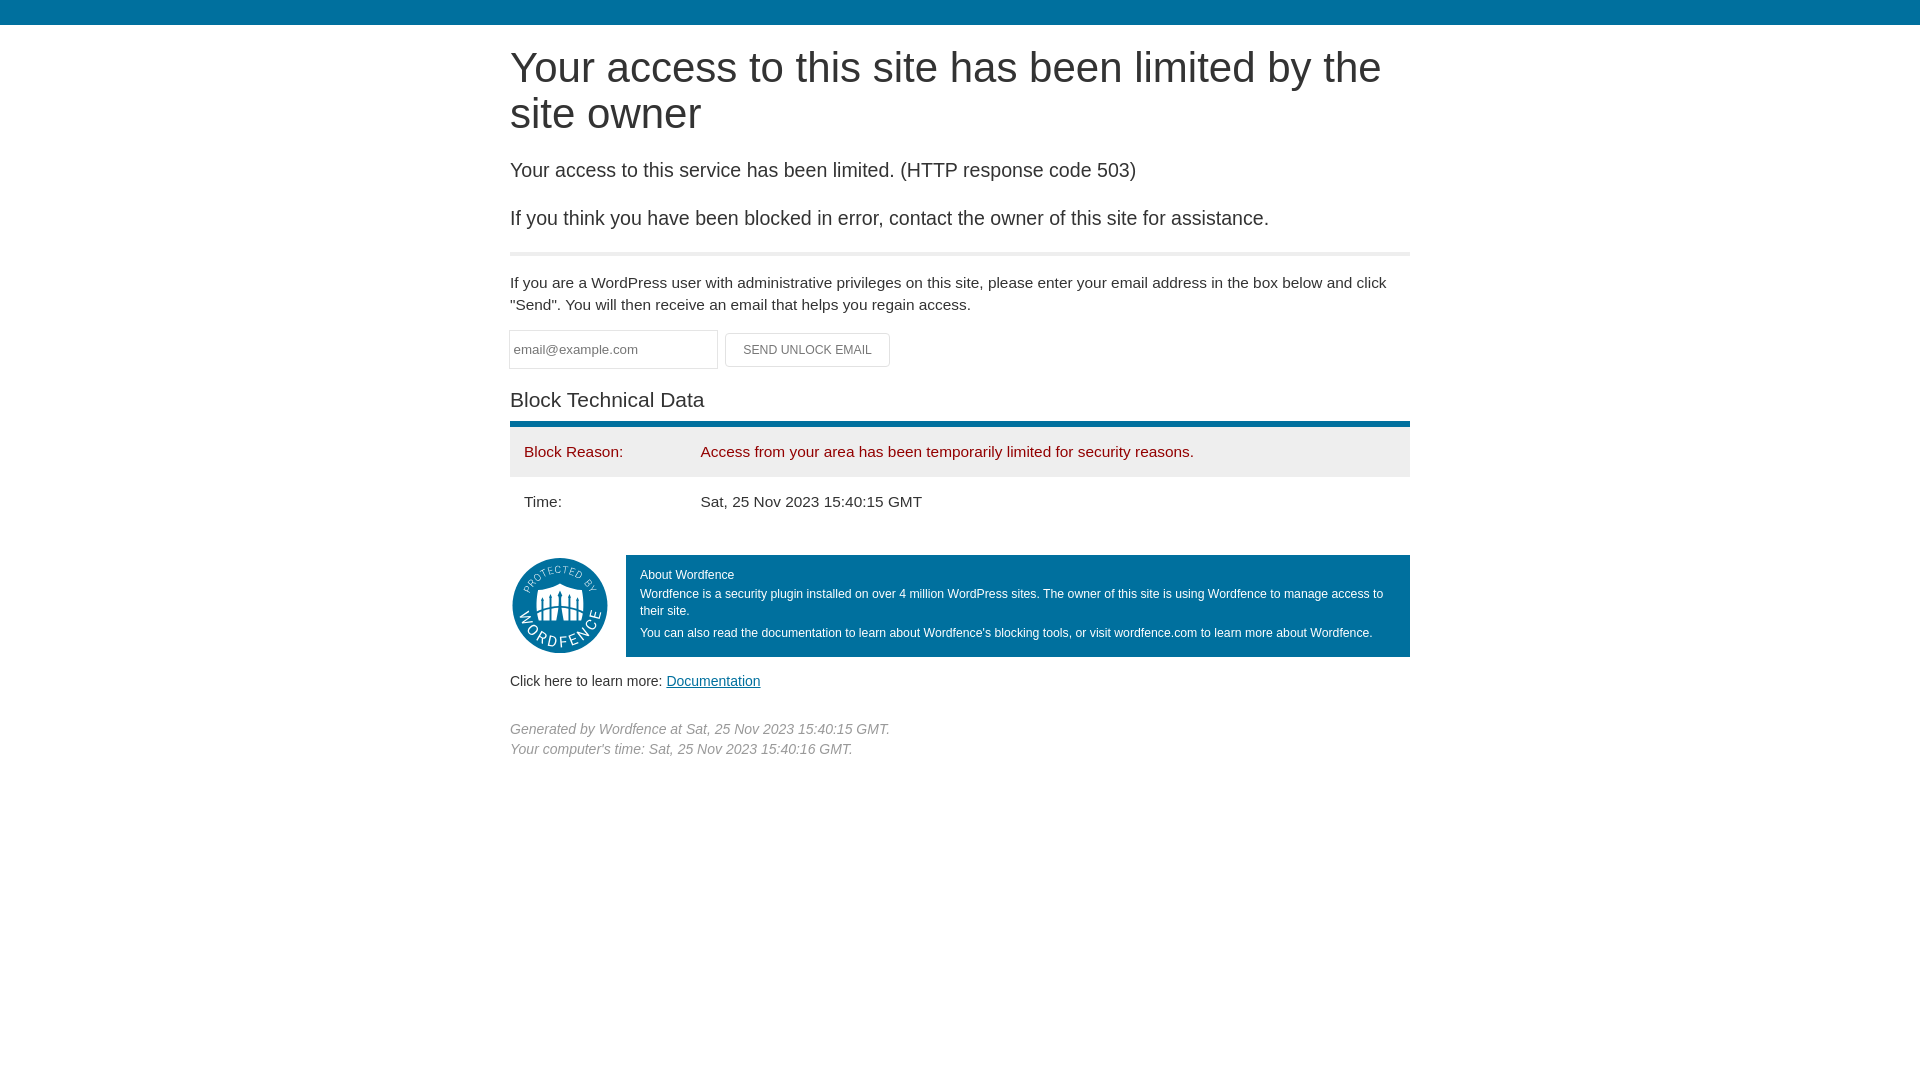 The height and width of the screenshot is (1080, 1920). What do you see at coordinates (807, 349) in the screenshot?
I see `'Send Unlock Email'` at bounding box center [807, 349].